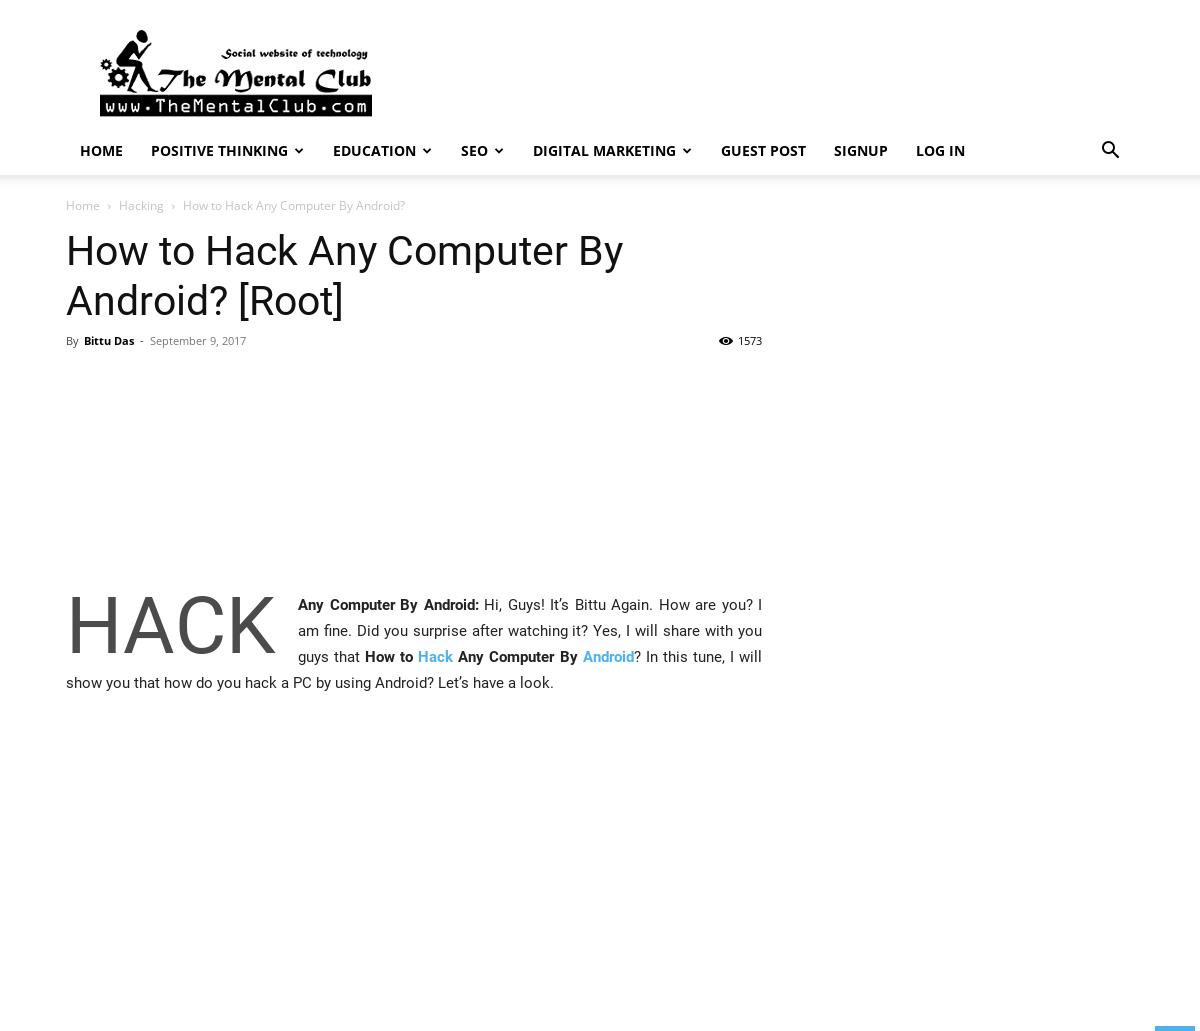 The width and height of the screenshot is (1200, 1031). I want to click on 'Search', so click(598, 101).